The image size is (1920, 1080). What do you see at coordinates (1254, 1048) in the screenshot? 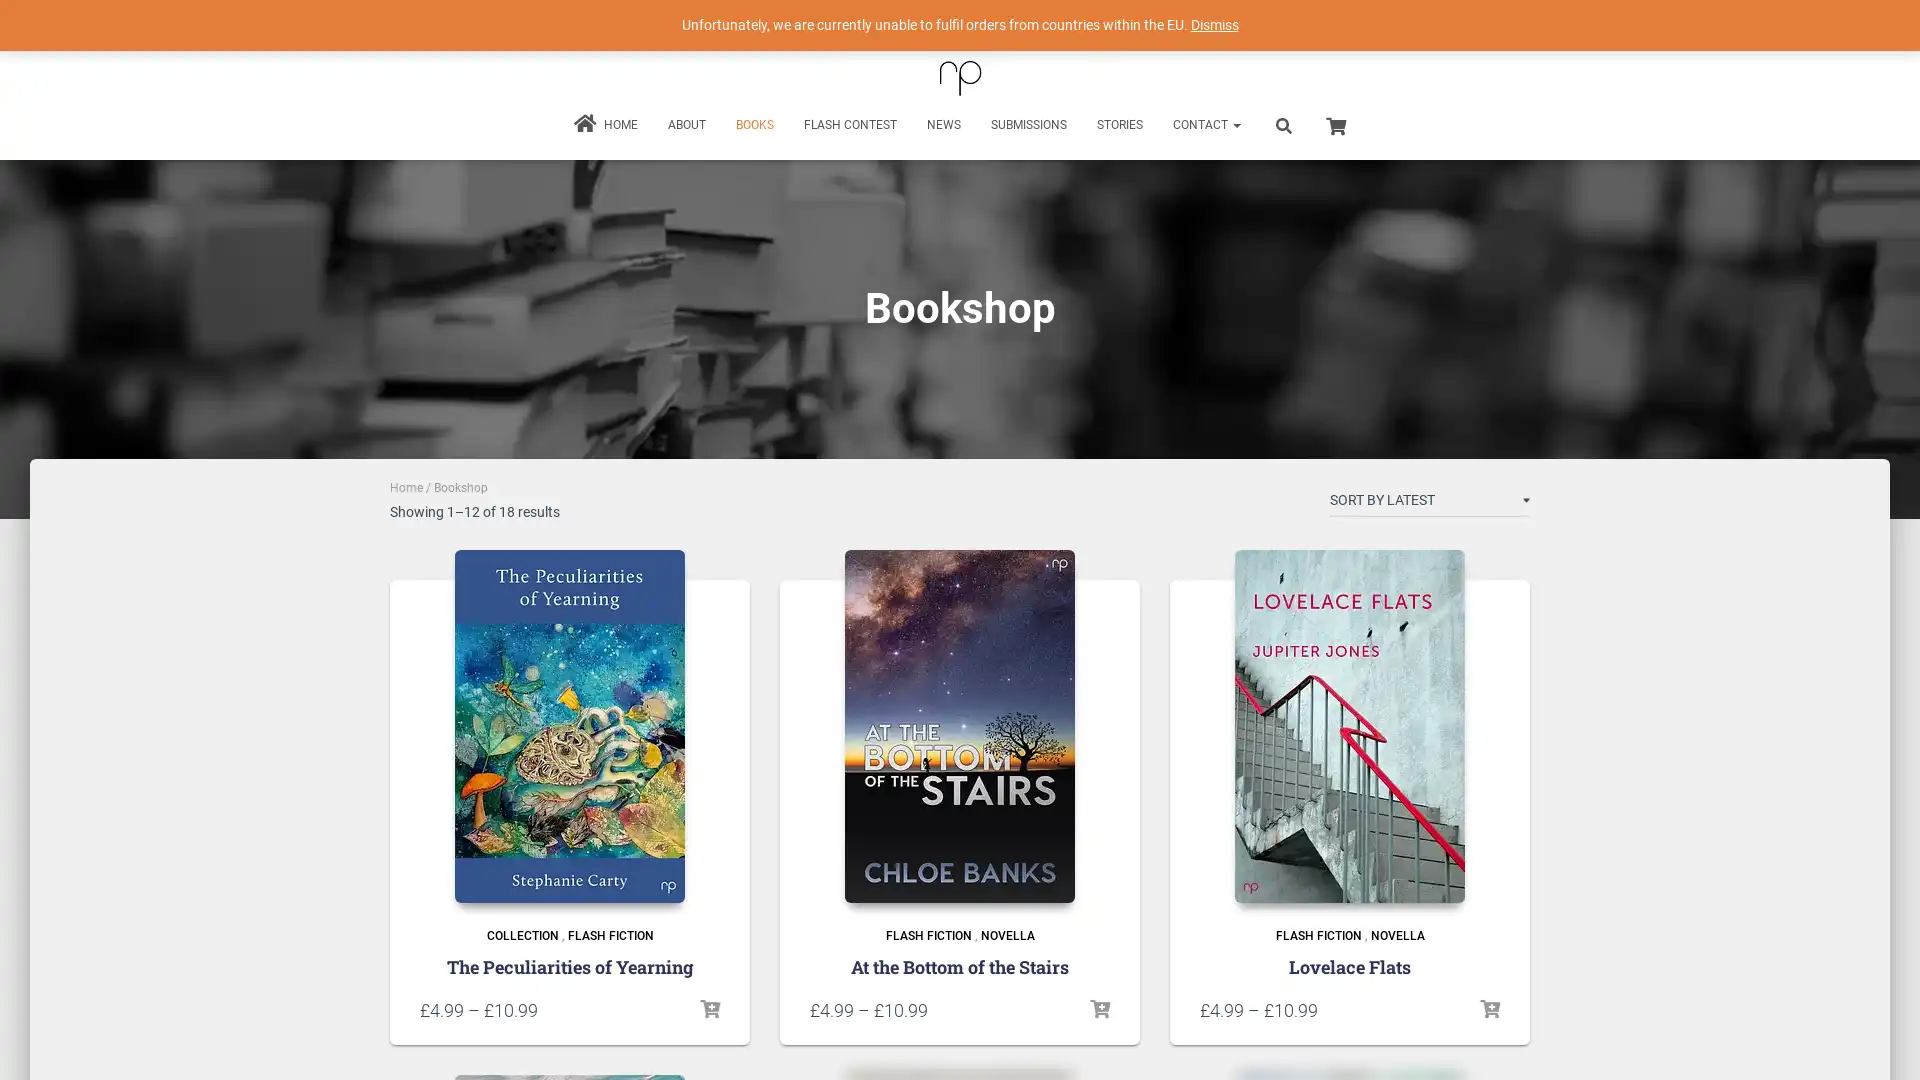
I see `Accept` at bounding box center [1254, 1048].